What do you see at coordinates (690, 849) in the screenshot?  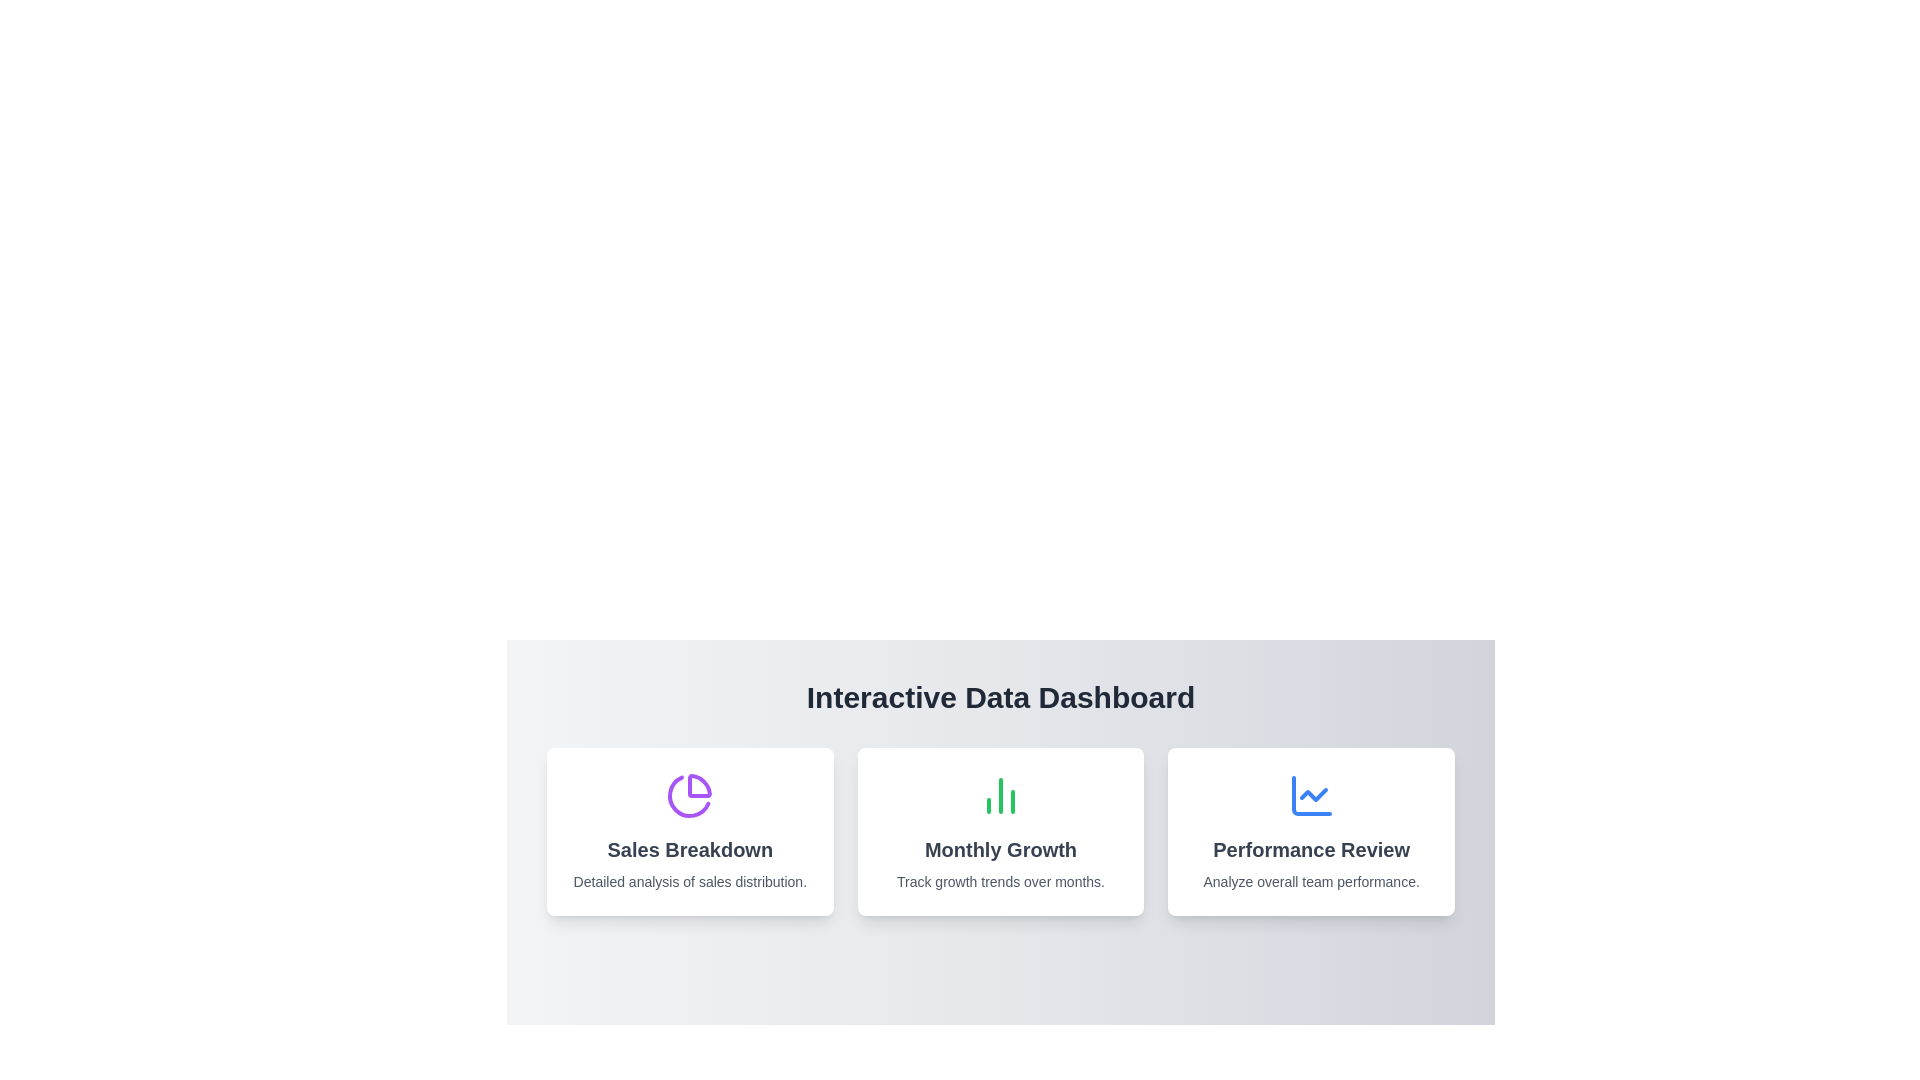 I see `text of the heading label that serves as a title for the first card in the horizontal row of three cards, positioned below the pie chart icon` at bounding box center [690, 849].